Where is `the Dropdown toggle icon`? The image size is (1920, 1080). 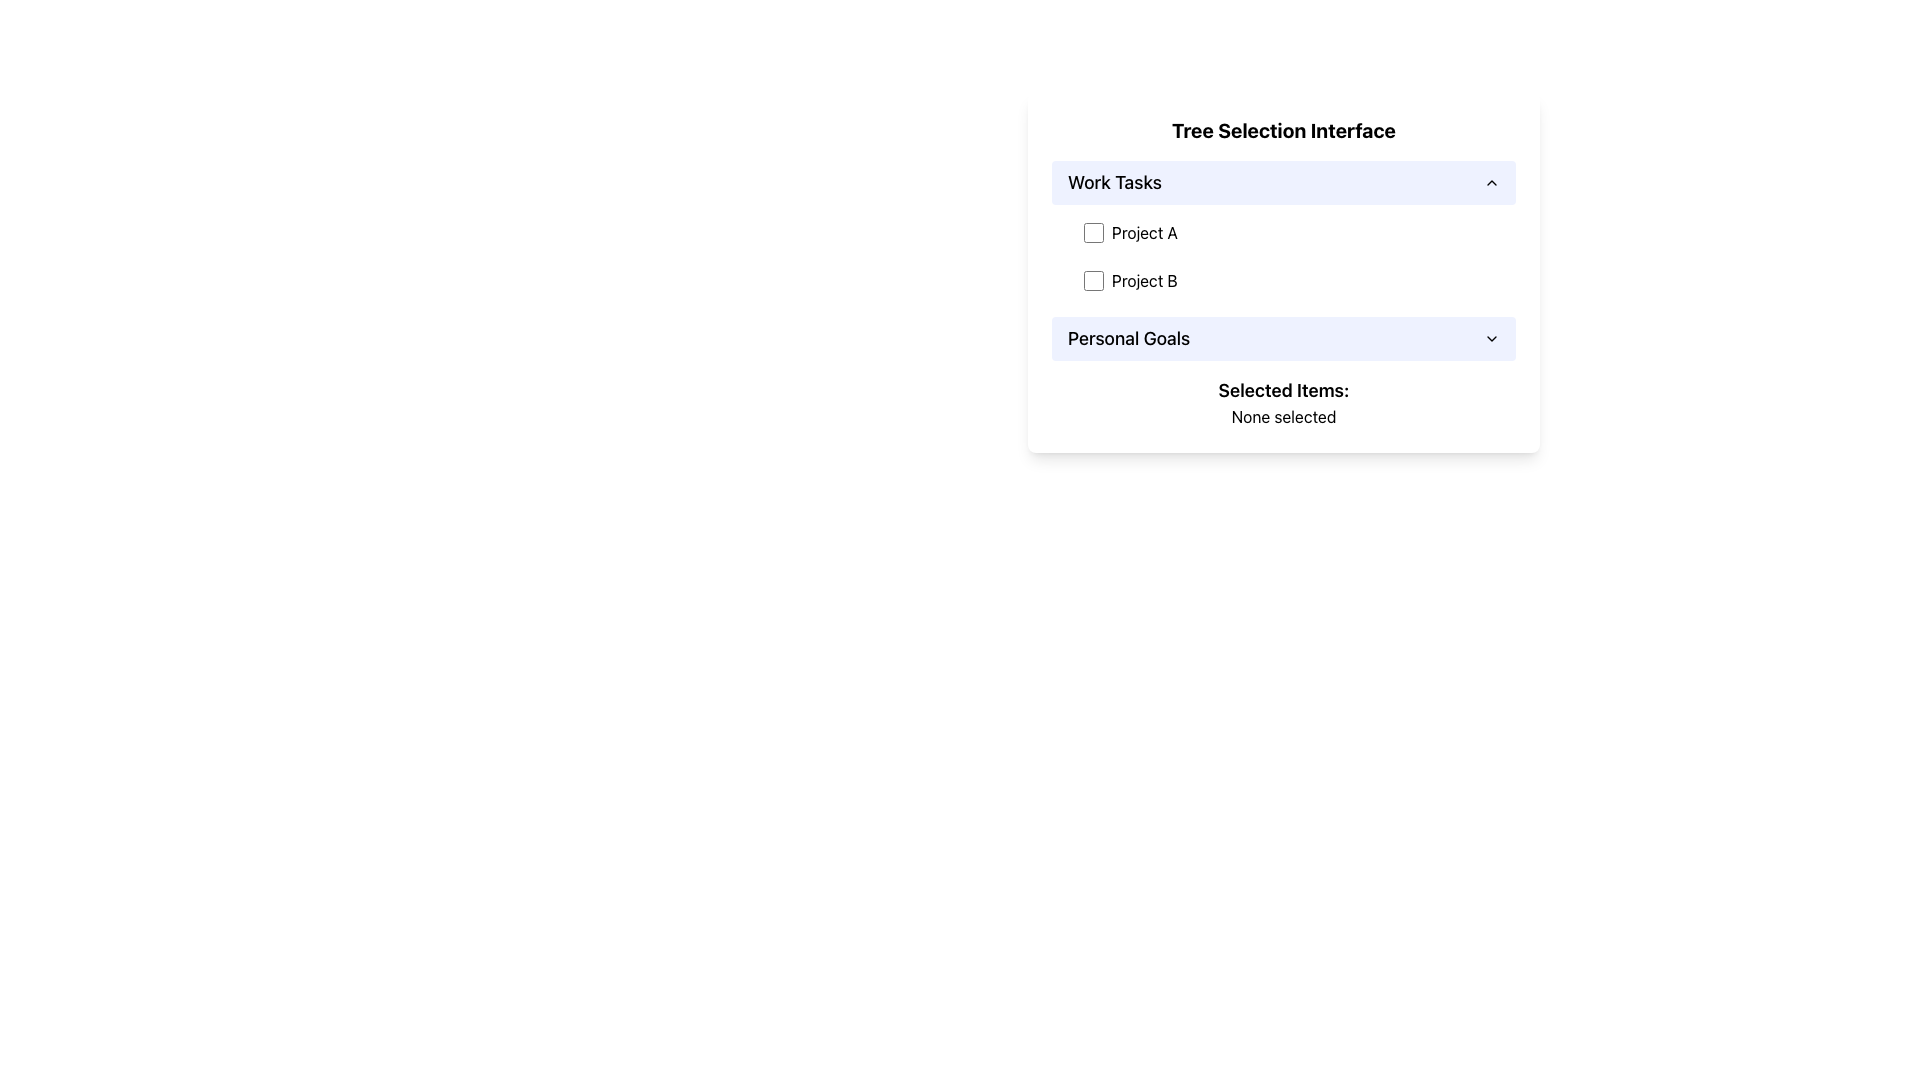 the Dropdown toggle icon is located at coordinates (1492, 338).